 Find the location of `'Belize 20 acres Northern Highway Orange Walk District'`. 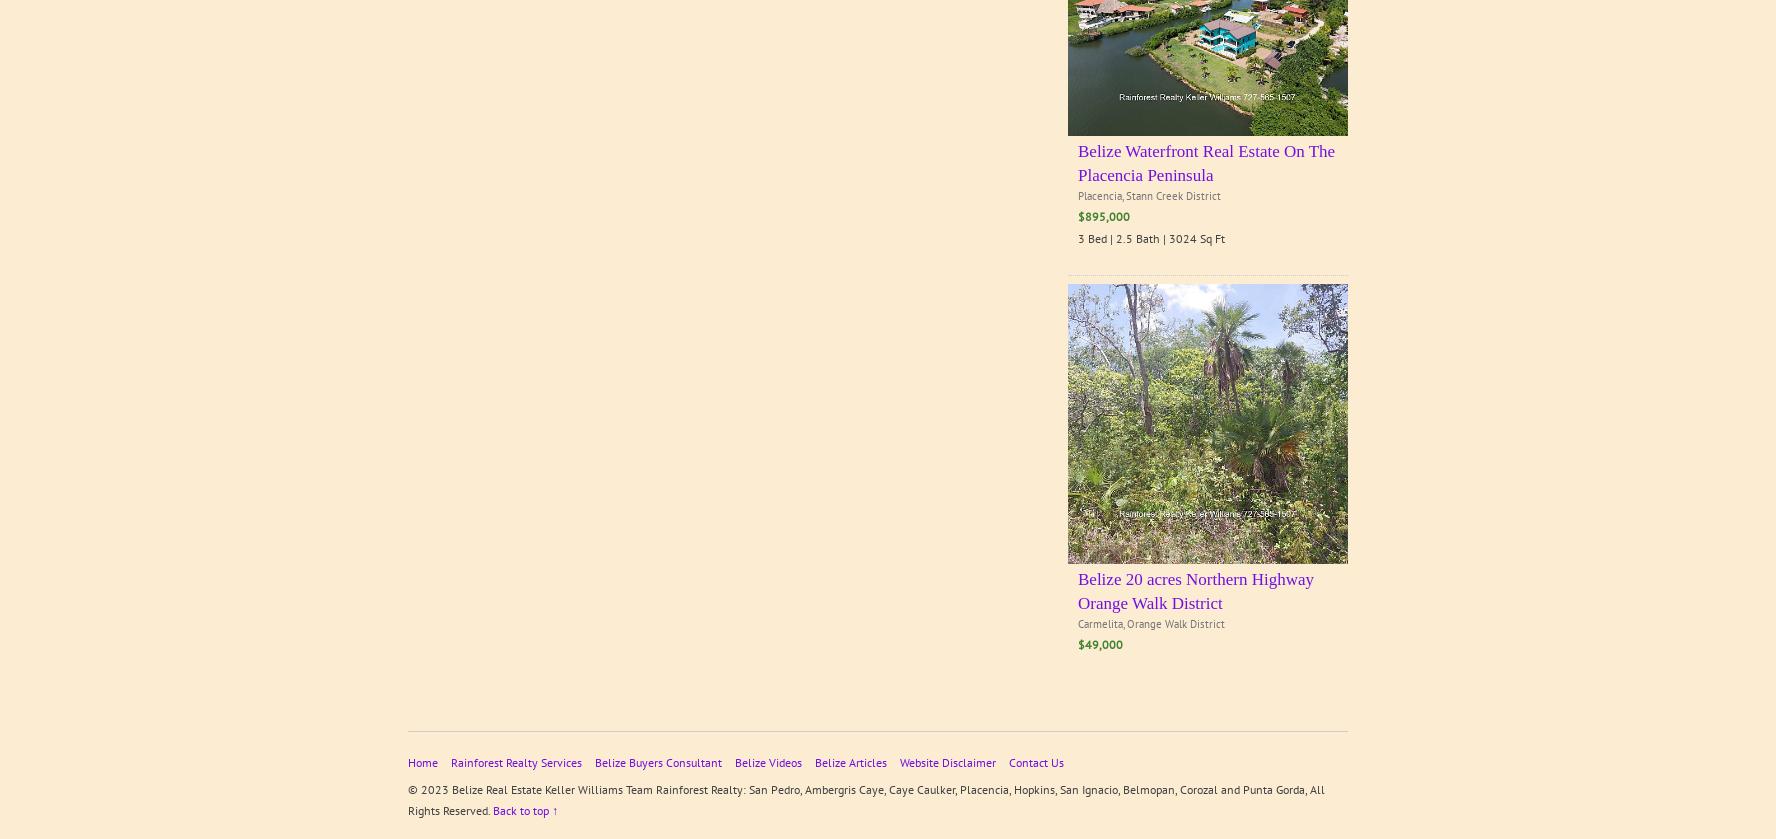

'Belize 20 acres Northern Highway Orange Walk District' is located at coordinates (1194, 590).